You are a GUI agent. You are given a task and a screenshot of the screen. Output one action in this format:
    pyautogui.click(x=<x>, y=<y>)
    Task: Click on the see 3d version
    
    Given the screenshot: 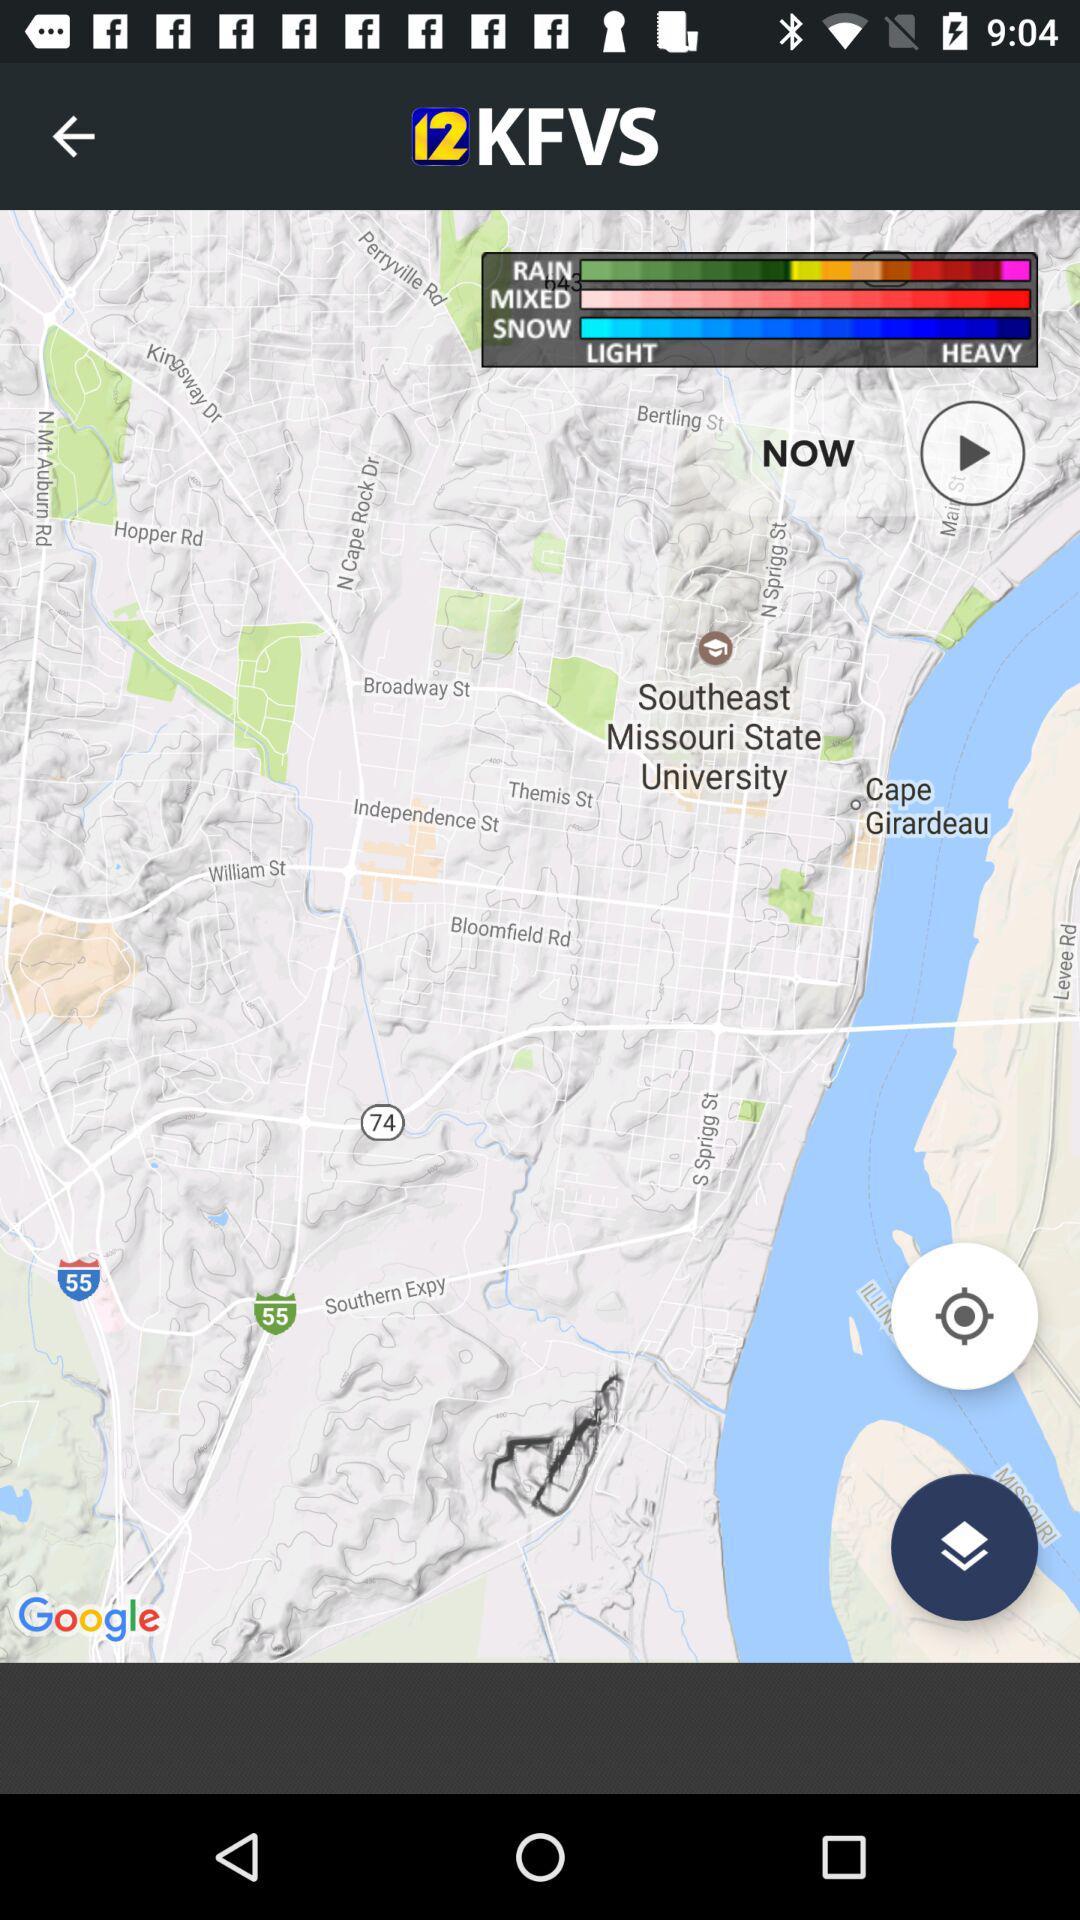 What is the action you would take?
    pyautogui.click(x=963, y=1546)
    